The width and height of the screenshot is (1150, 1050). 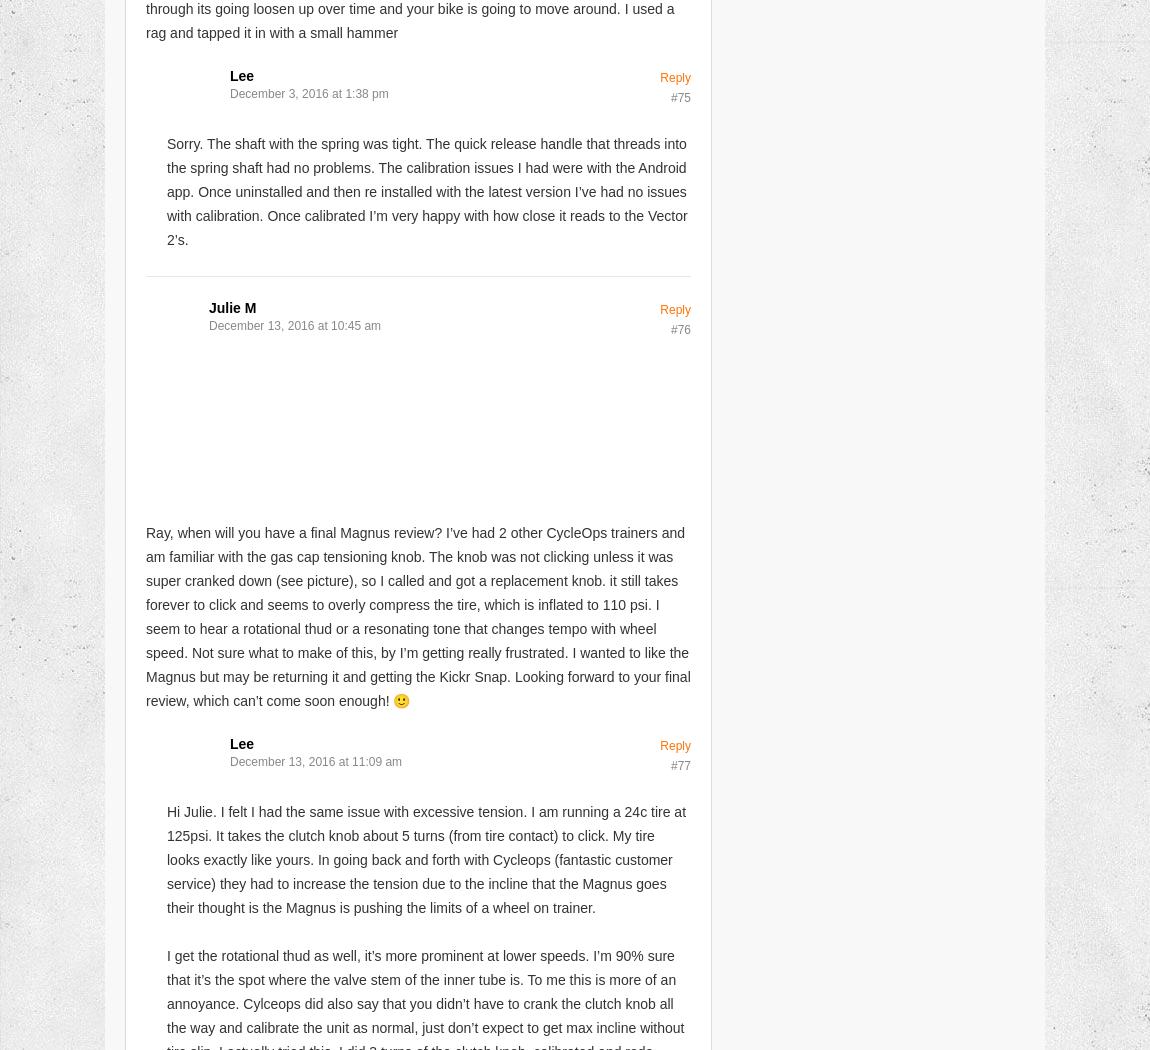 What do you see at coordinates (426, 859) in the screenshot?
I see `'Hi Julie. I felt I had the same issue with excessive tension. I am running a 24c tire at 125psi. It takes the clutch knob about 5 turns (from tire contact) to click. My tire looks exactly like yours. In going back and forth with Cycleops (fantastic customer service) they had to increase the tension due to the incline that the Magnus goes their thought is the Magnus is pushing the limits of a wheel on trainer.'` at bounding box center [426, 859].